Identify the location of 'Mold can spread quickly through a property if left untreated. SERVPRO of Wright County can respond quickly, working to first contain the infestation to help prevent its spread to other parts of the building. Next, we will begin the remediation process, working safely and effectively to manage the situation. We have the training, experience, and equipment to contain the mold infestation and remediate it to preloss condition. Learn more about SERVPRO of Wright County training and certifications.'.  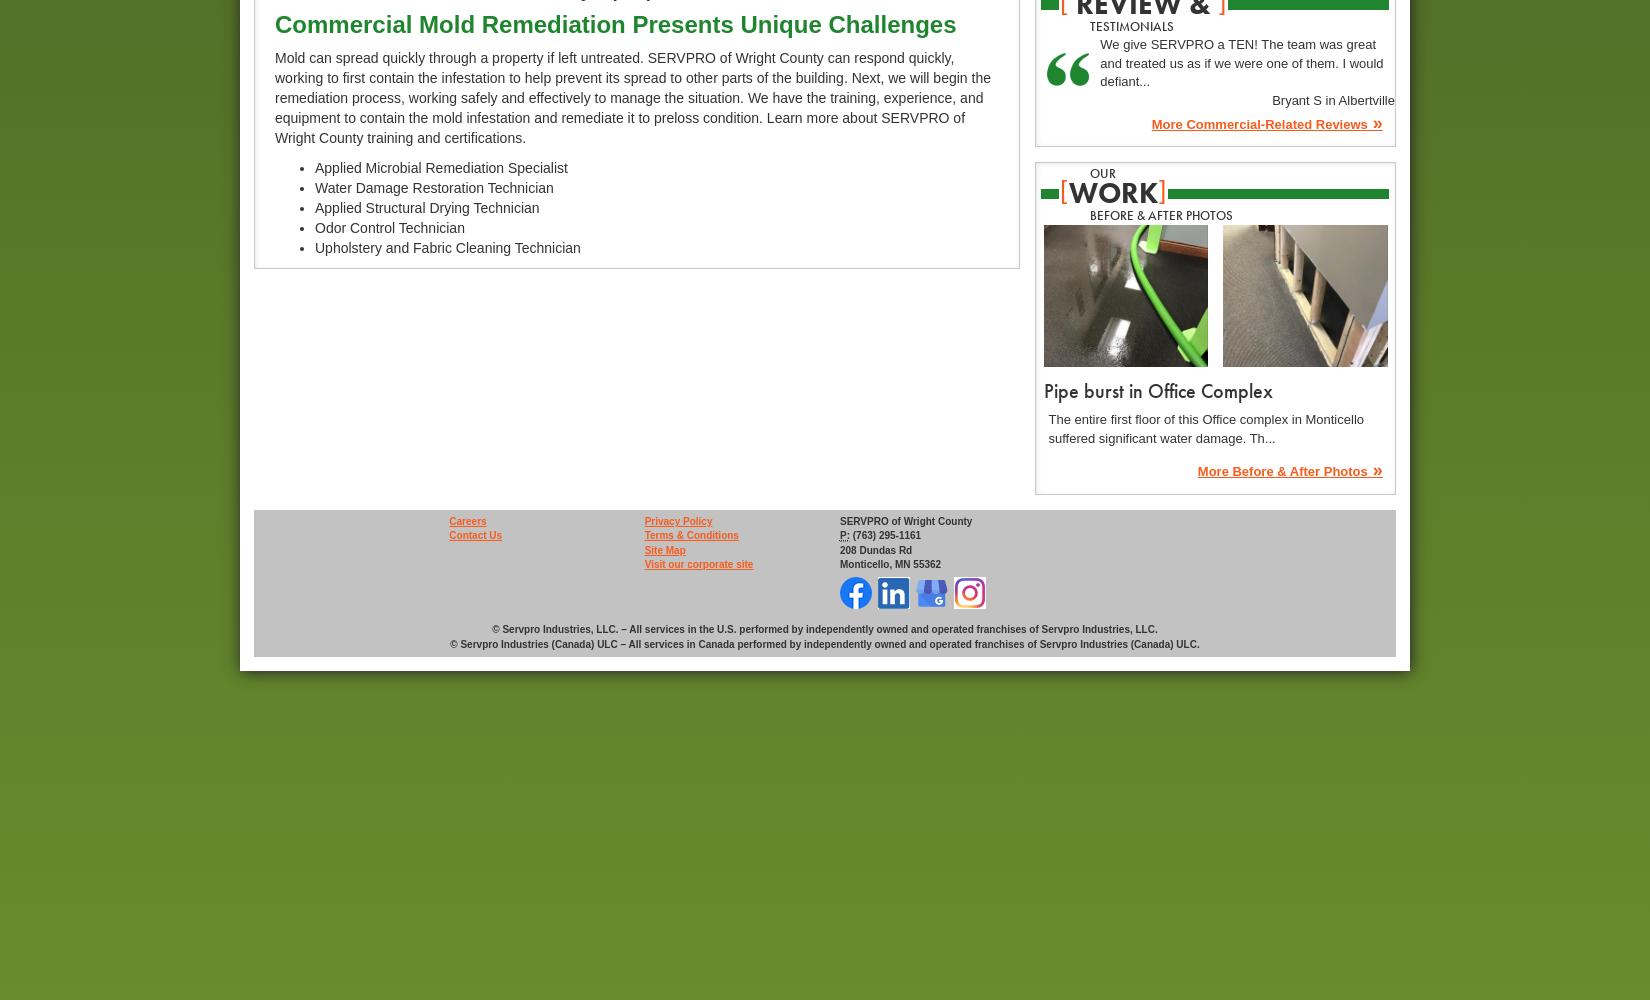
(631, 97).